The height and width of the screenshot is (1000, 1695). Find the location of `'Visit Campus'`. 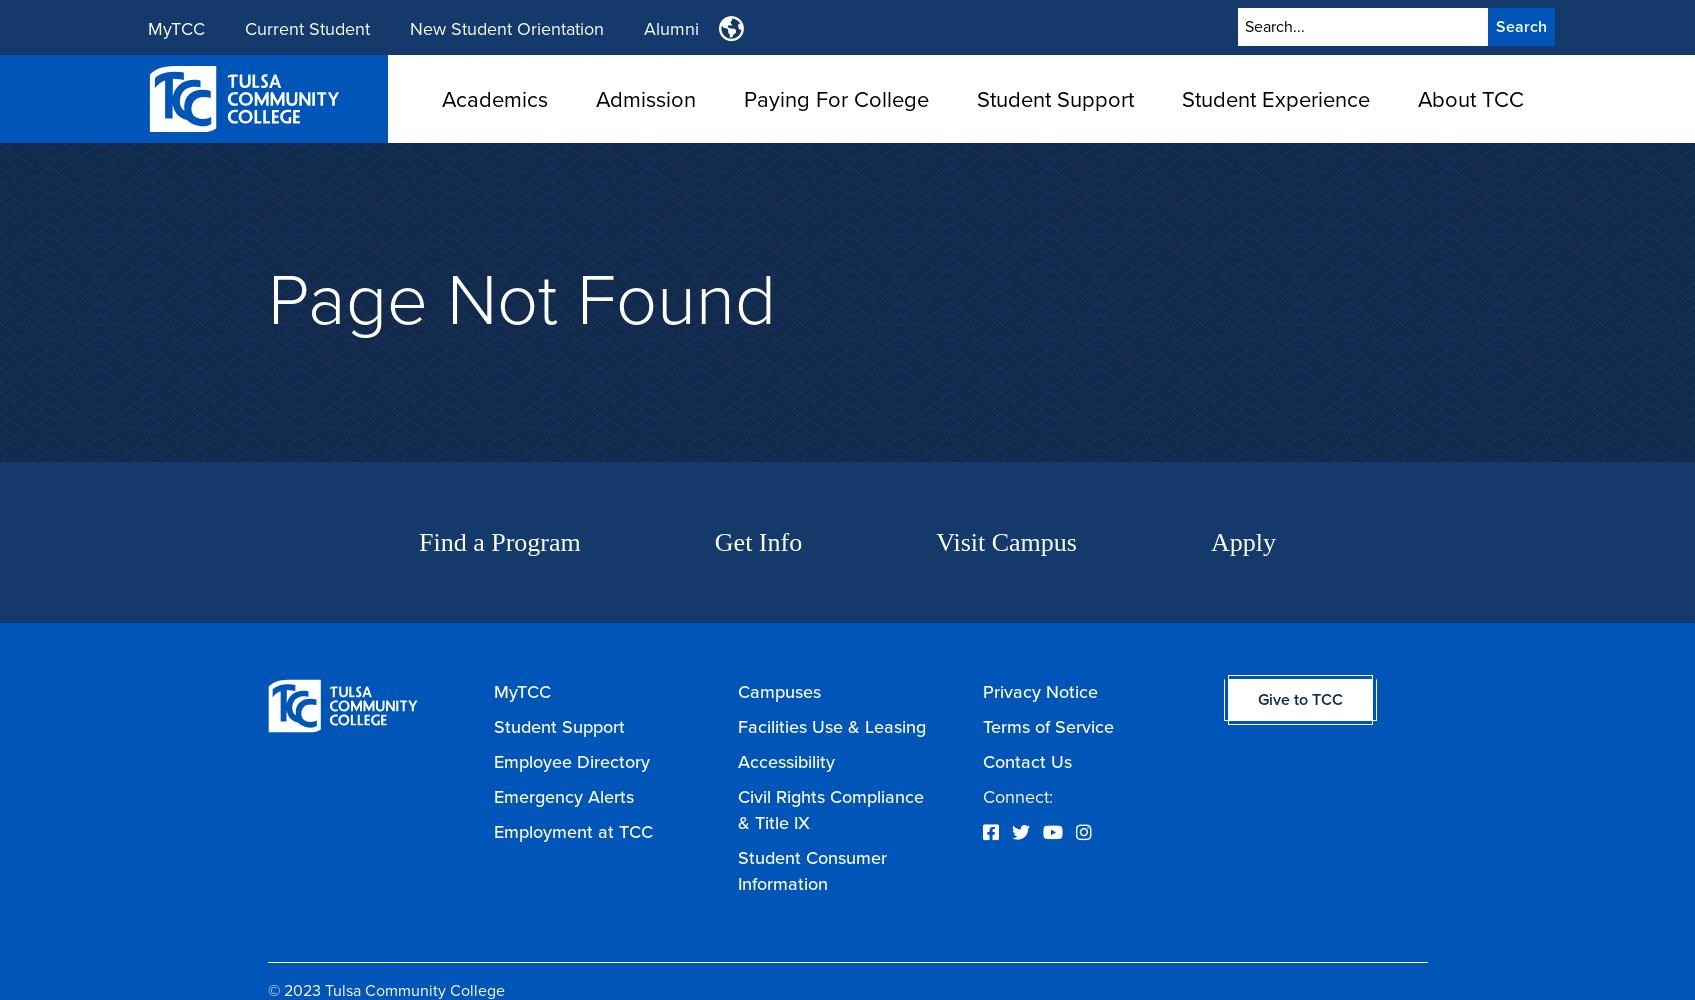

'Visit Campus' is located at coordinates (1004, 542).